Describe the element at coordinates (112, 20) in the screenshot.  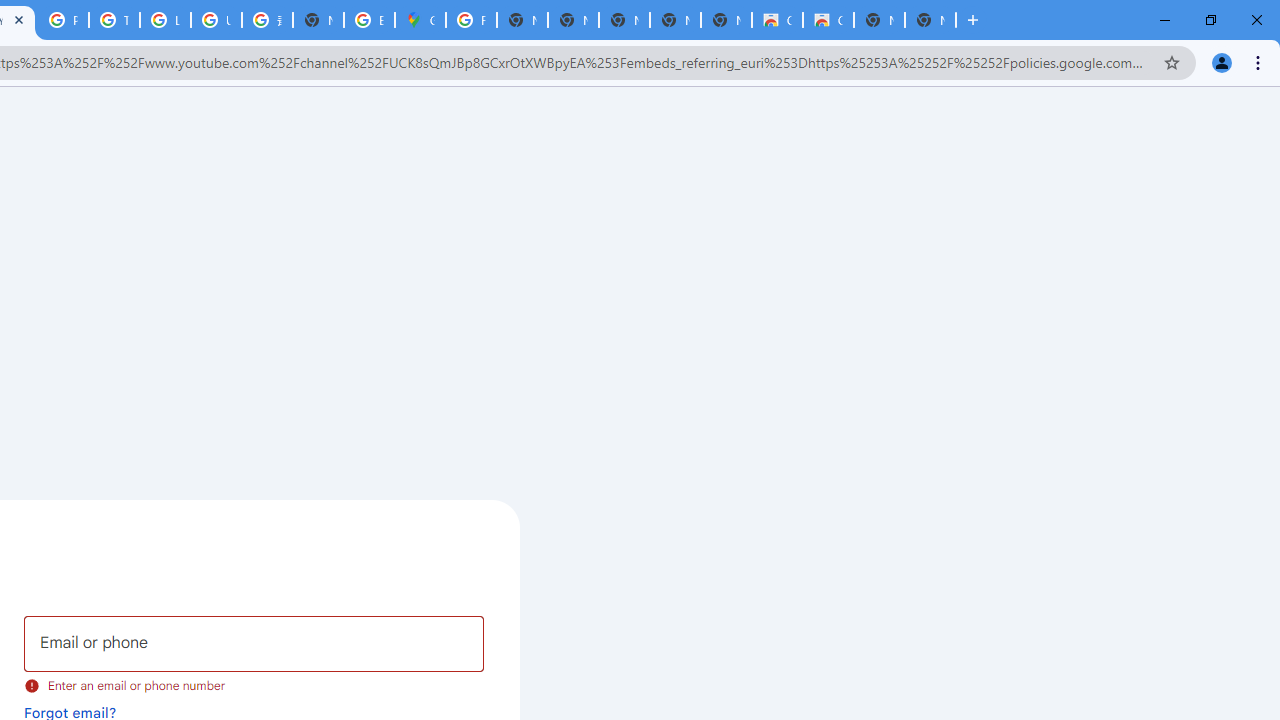
I see `'Tips & tricks for Chrome - Google Chrome Help'` at that location.